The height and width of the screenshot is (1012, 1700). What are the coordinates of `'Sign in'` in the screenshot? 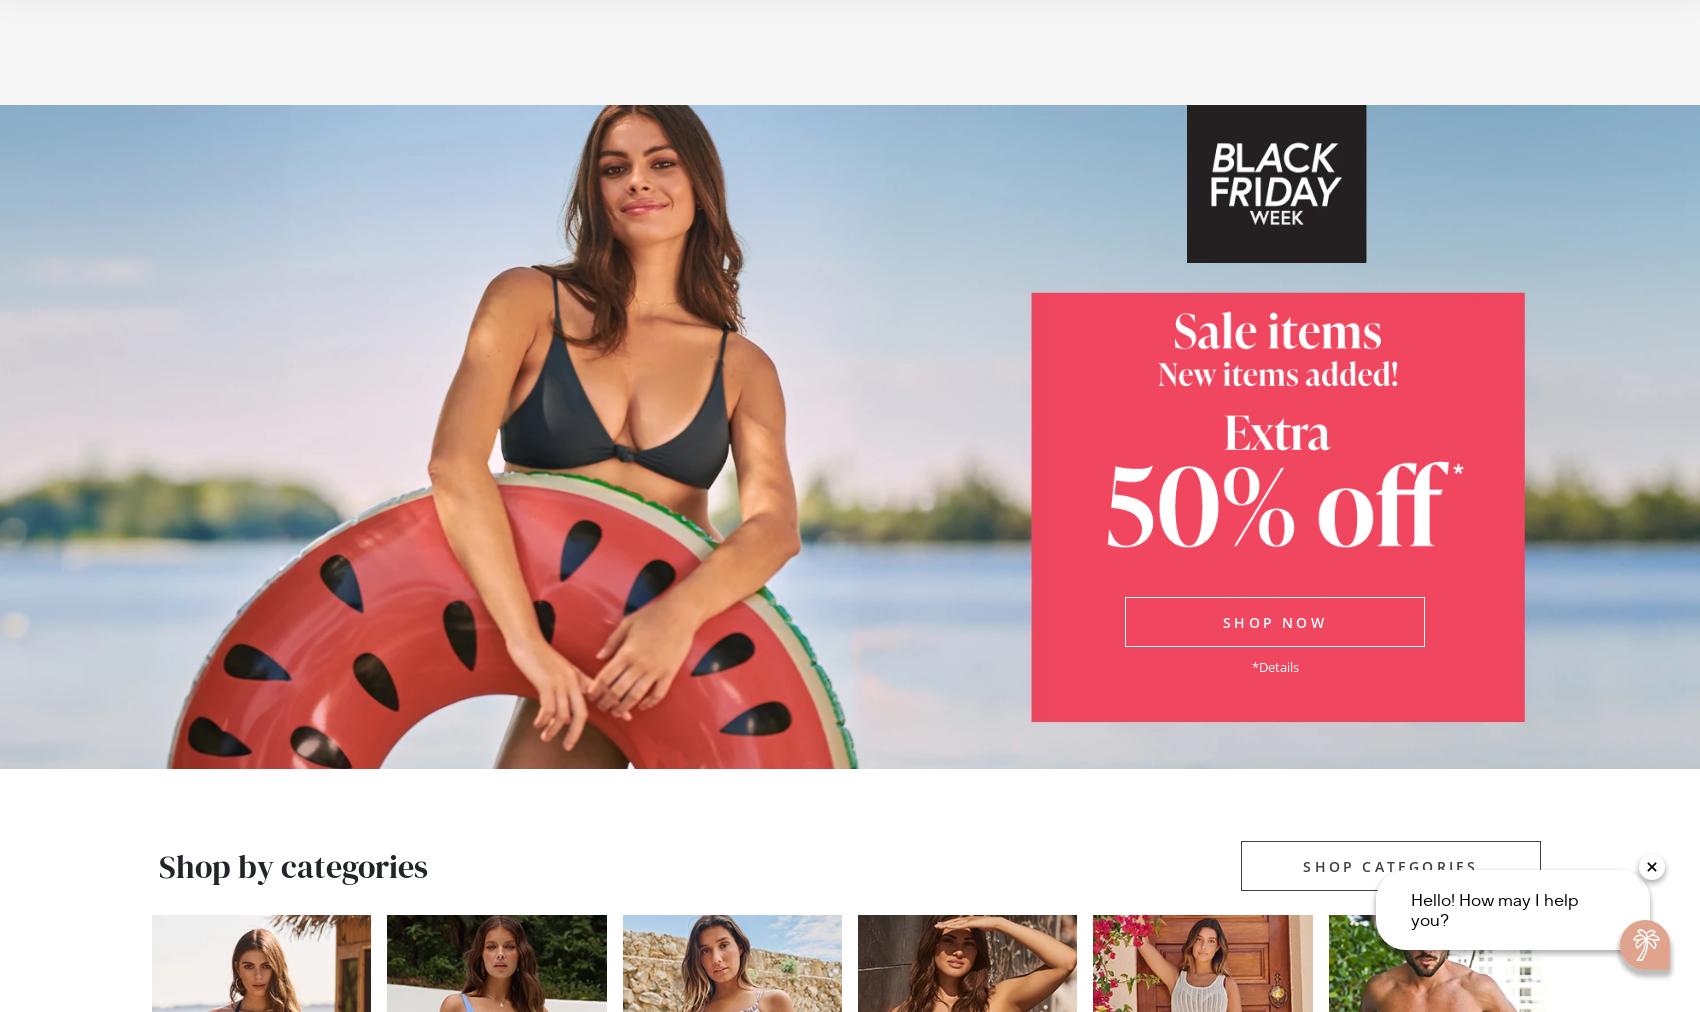 It's located at (1389, 73).